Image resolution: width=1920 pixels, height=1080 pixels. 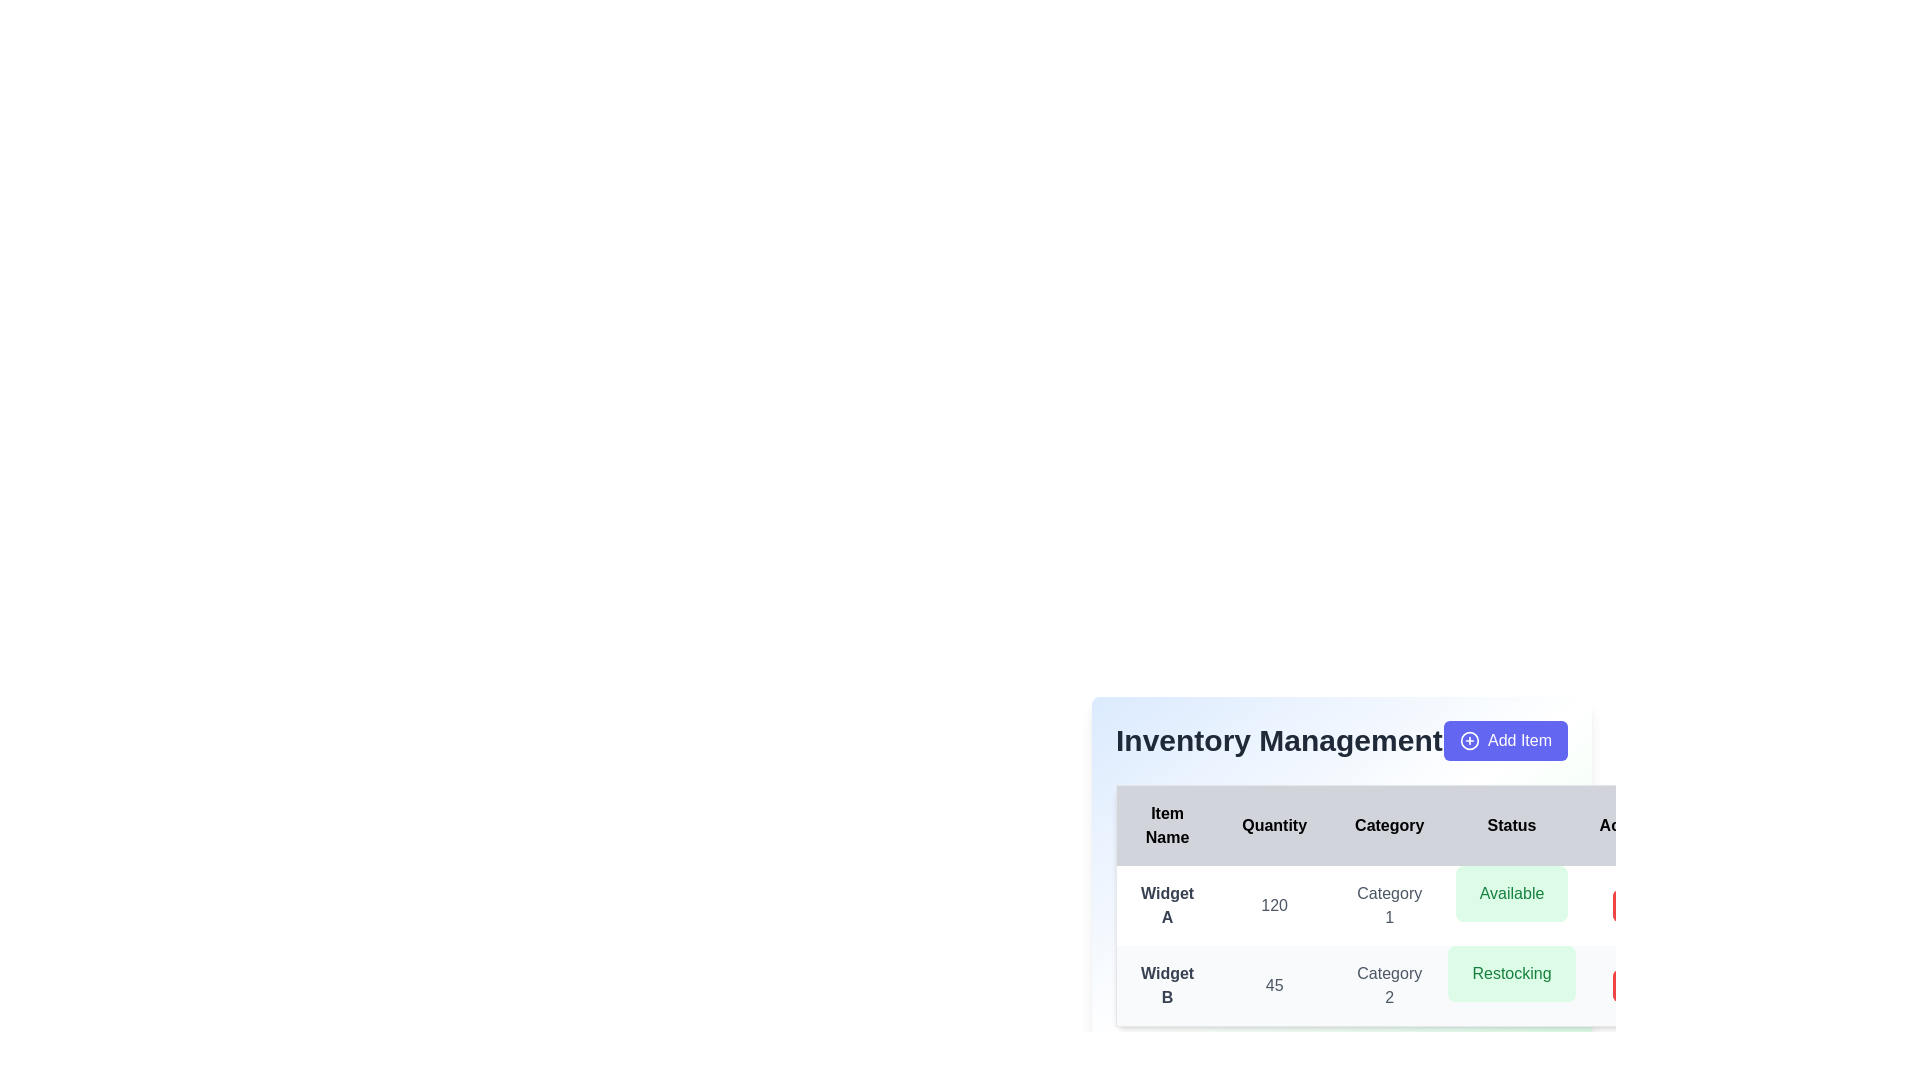 What do you see at coordinates (1398, 906) in the screenshot?
I see `category information displayed for 'Widget A' in the inventory table, specifically under the 'Category' column located at the coordinates provided` at bounding box center [1398, 906].